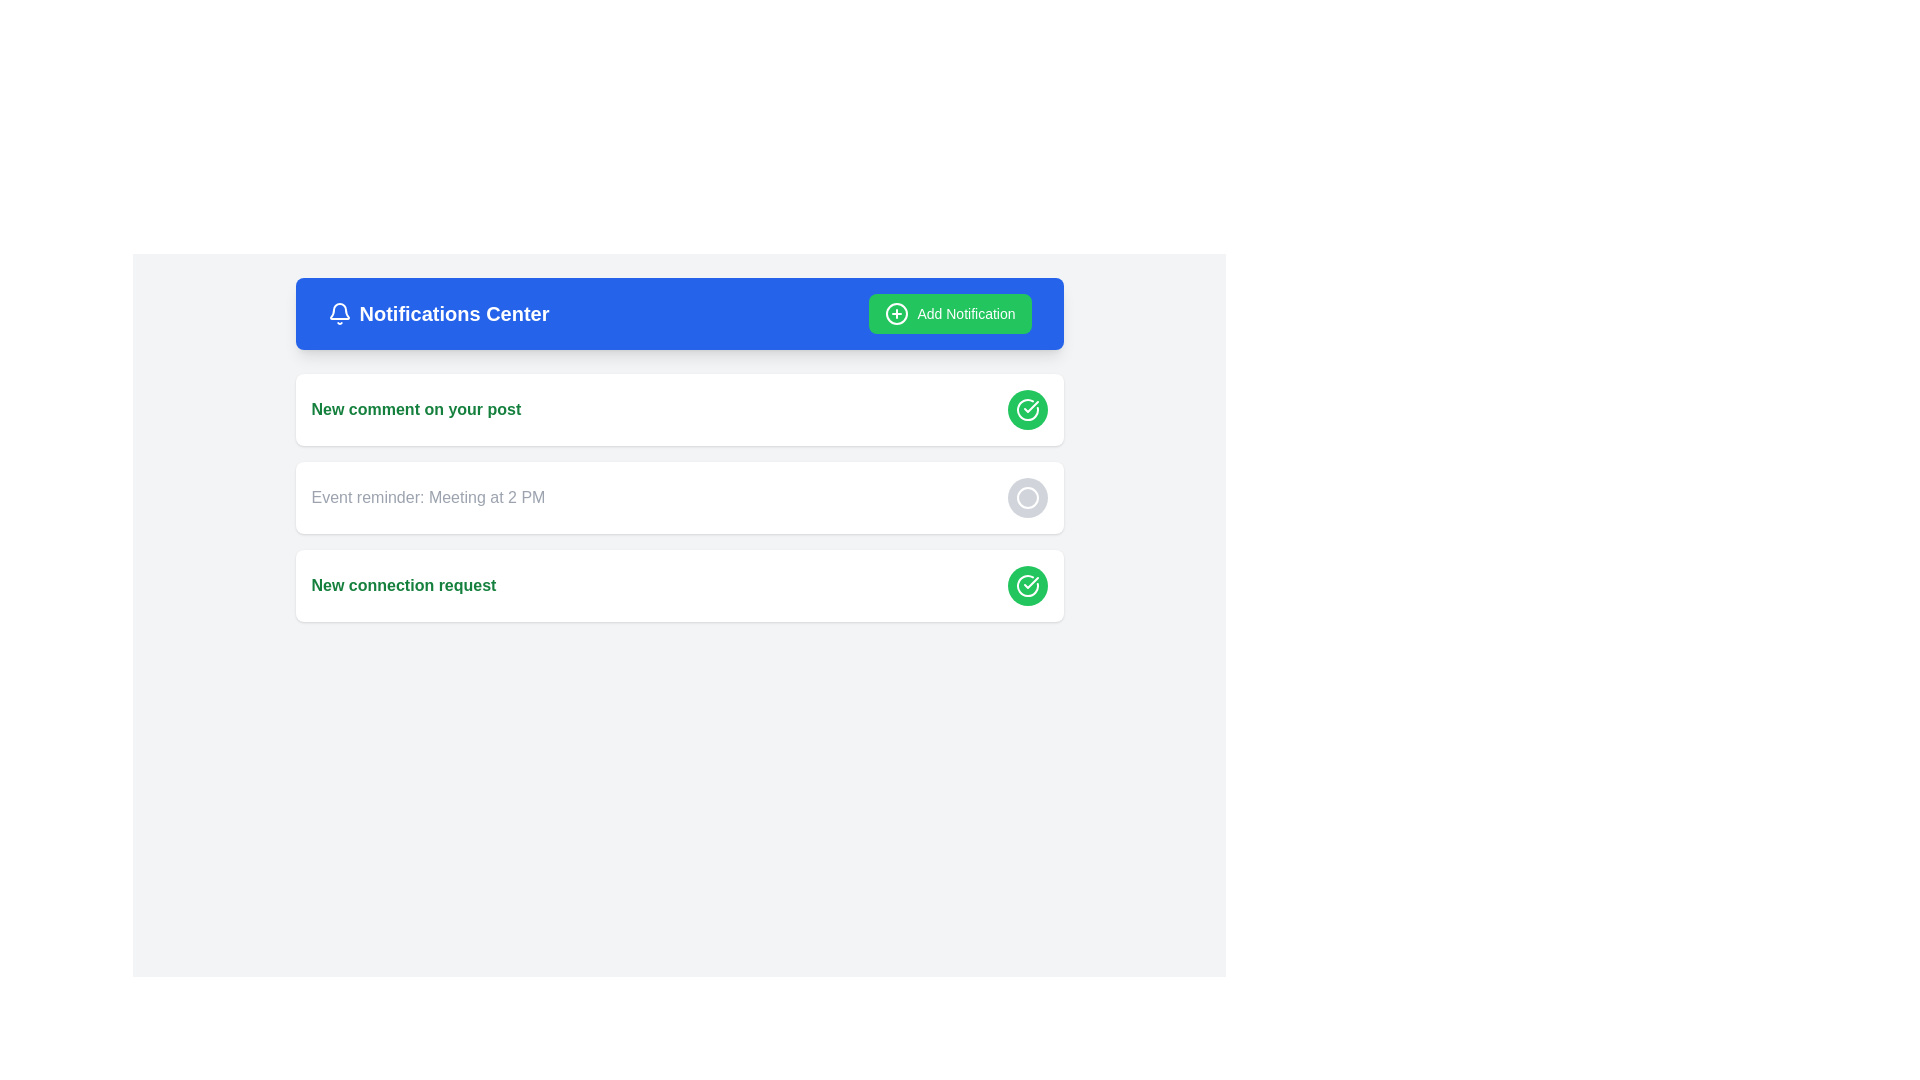 The height and width of the screenshot is (1080, 1920). Describe the element at coordinates (1027, 408) in the screenshot. I see `the circular green button with a white checkmark symbol to acknowledge the notification regarding 'New comment on your post.'` at that location.